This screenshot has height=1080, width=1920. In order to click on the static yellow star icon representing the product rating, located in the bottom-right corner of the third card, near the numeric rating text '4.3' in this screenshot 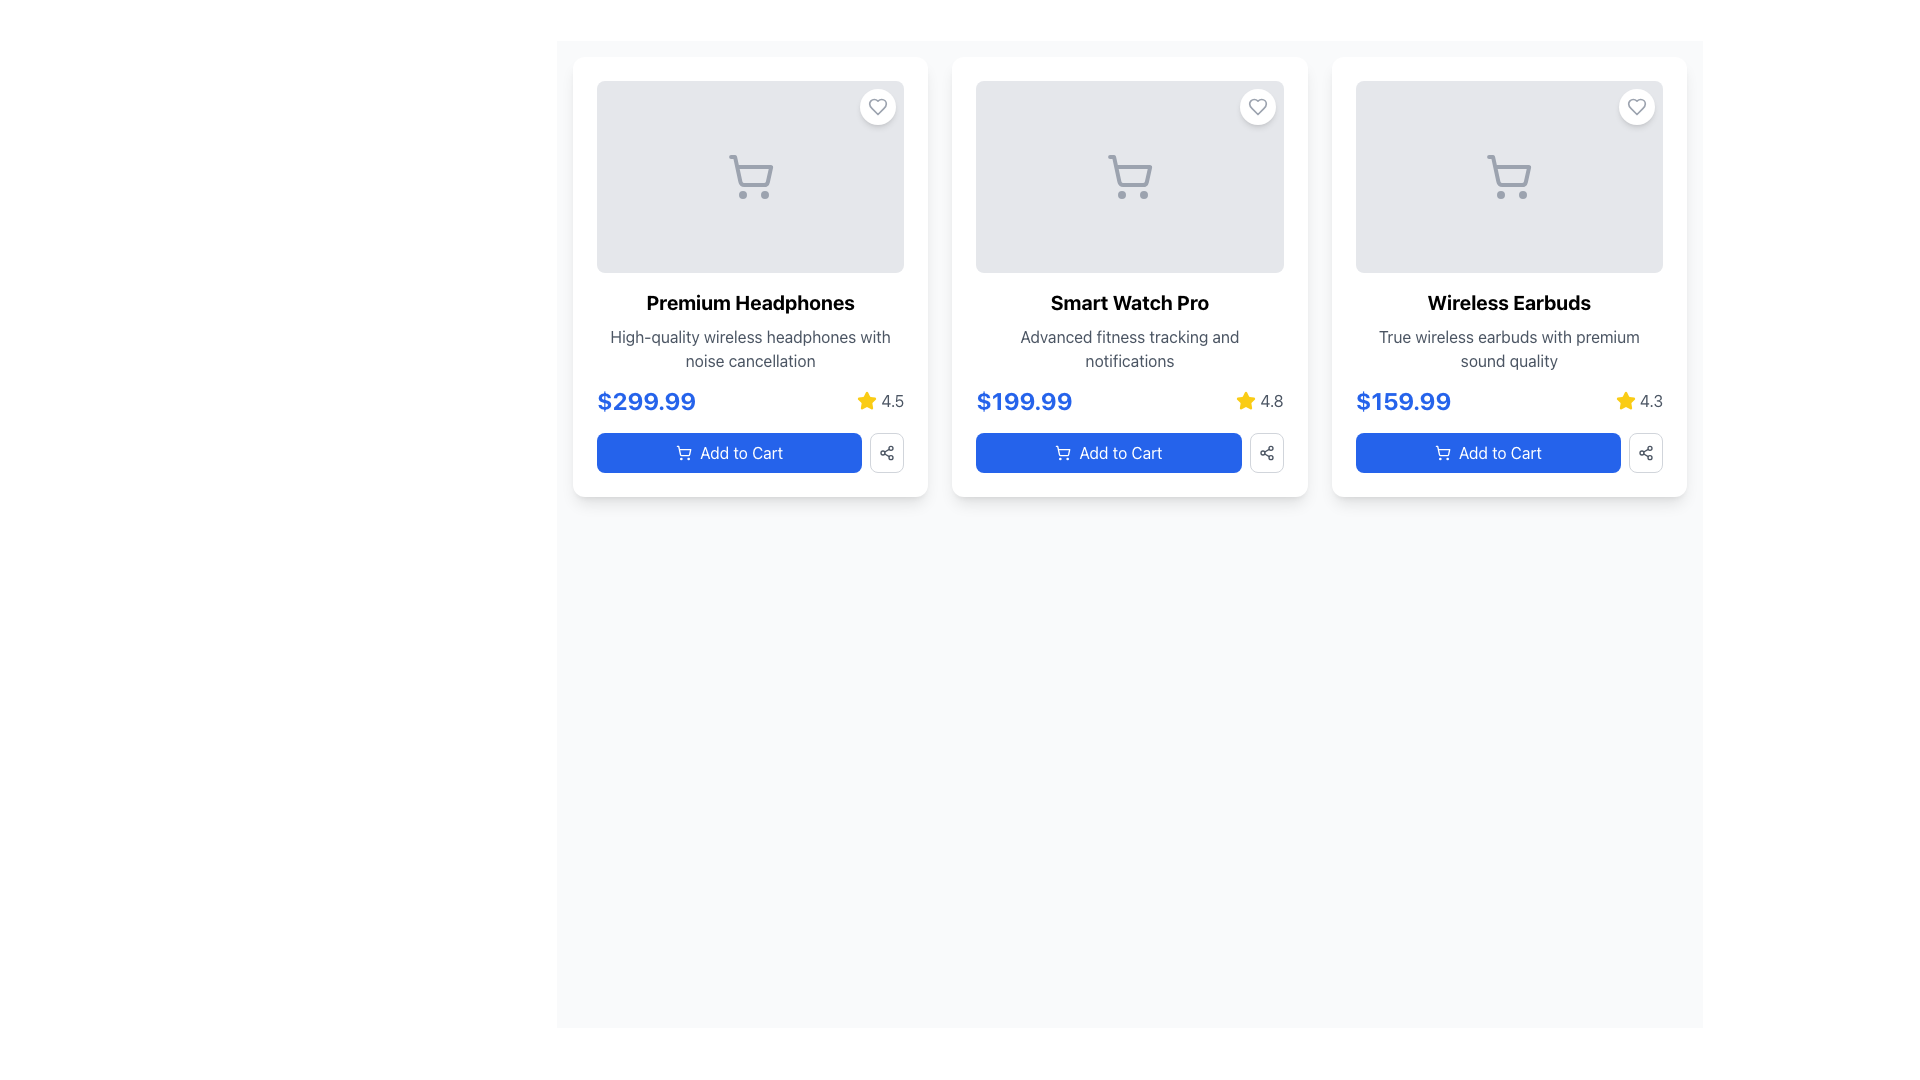, I will do `click(1625, 401)`.